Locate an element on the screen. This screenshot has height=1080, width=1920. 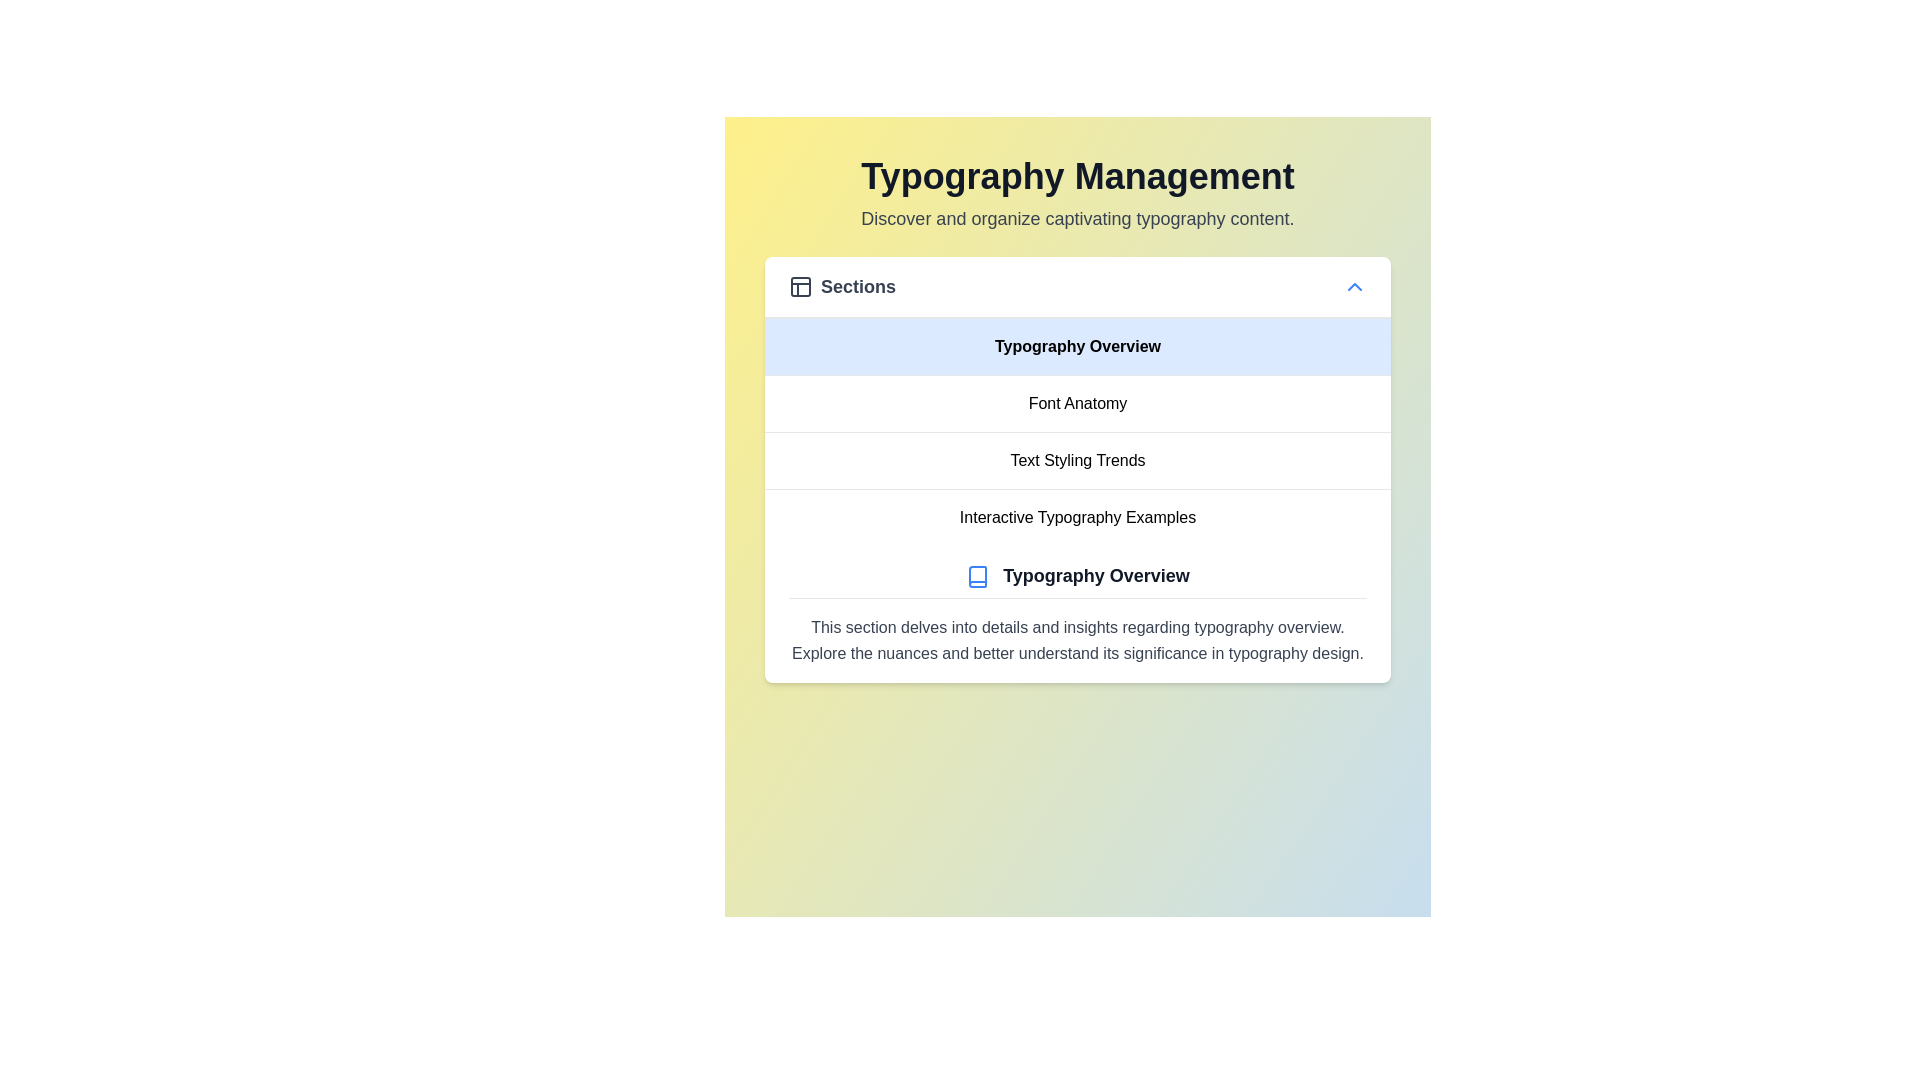
the chevron icon located at the upper-right corner of the 'Sections' section header is located at coordinates (1354, 286).